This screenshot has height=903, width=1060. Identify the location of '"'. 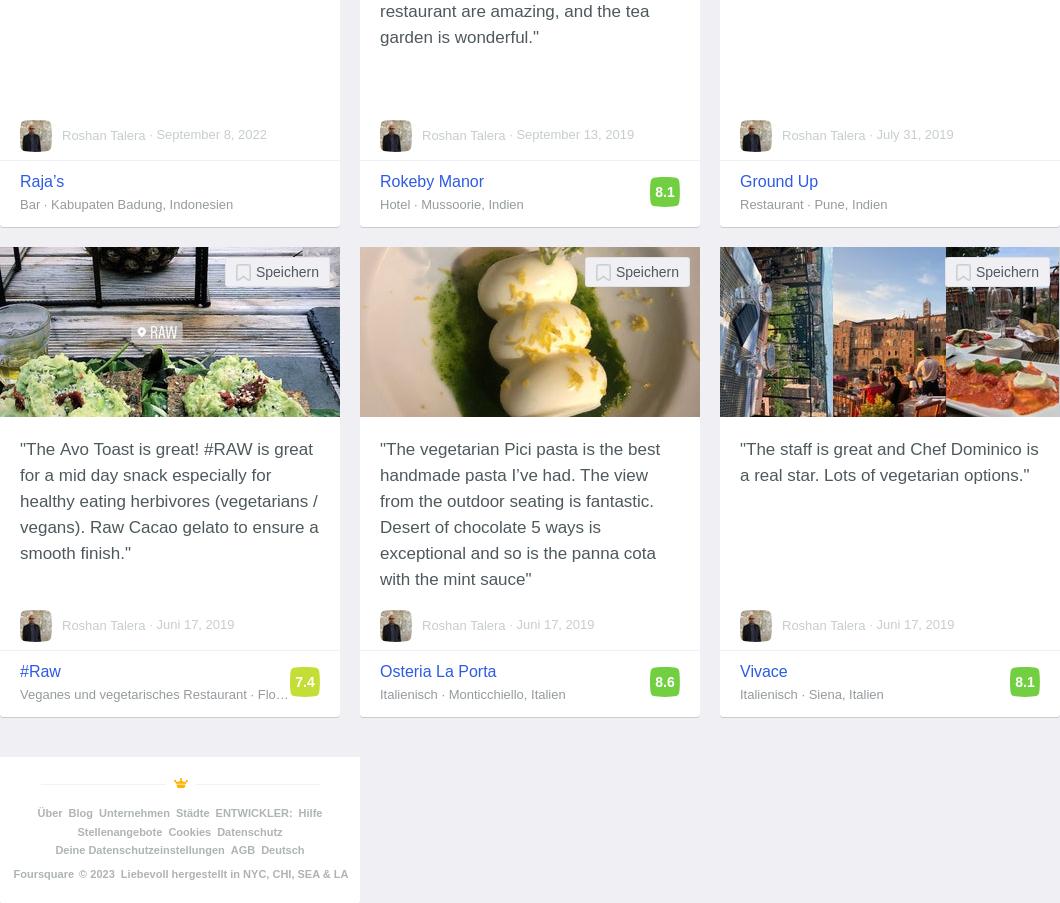
(524, 578).